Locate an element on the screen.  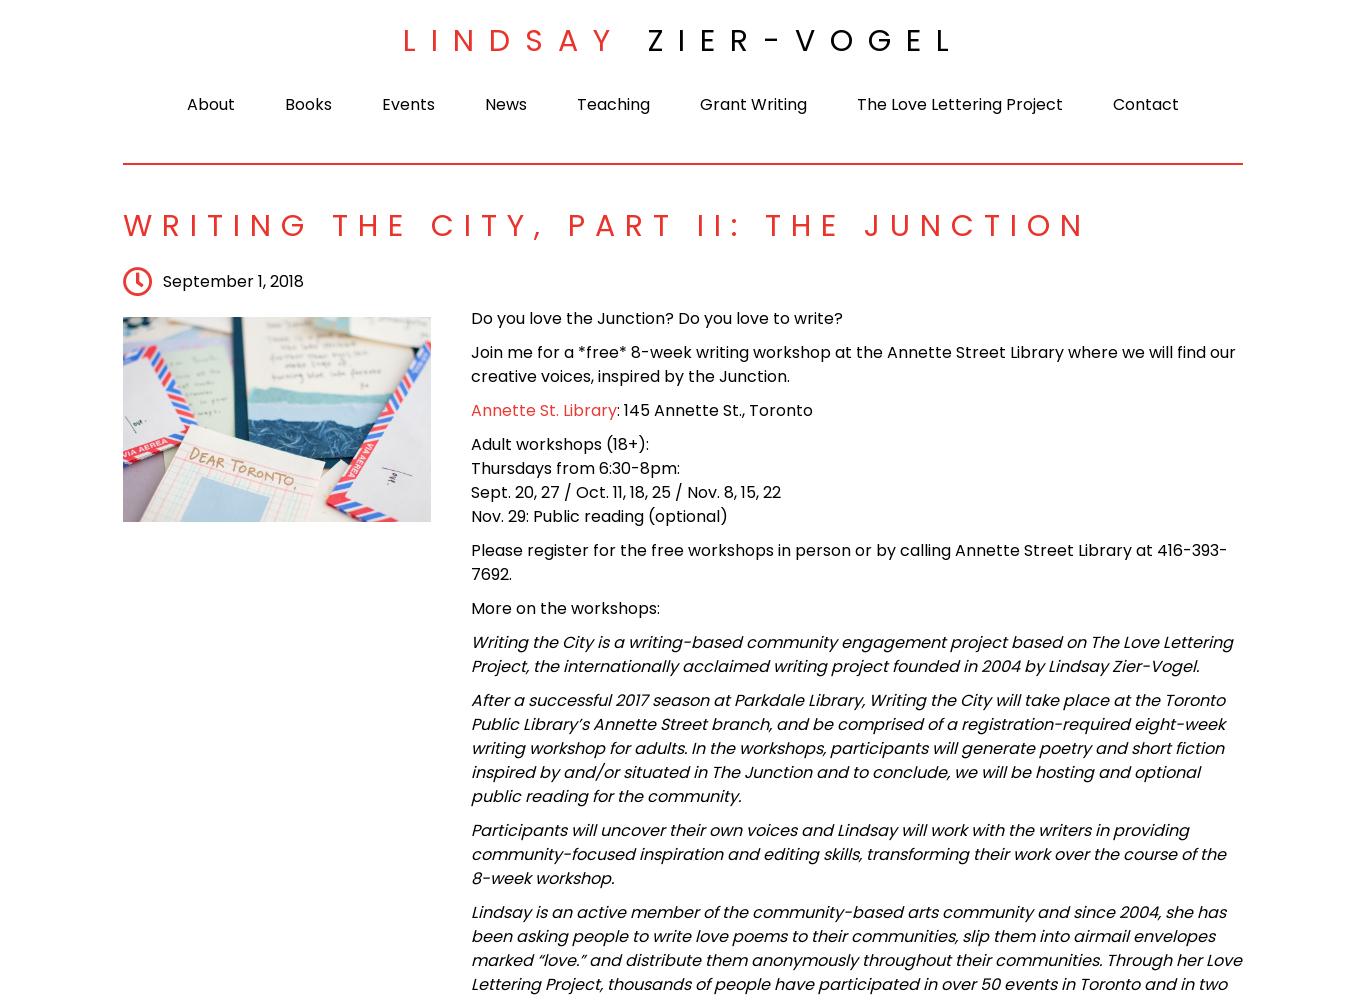
'ZIER-VOGEL' is located at coordinates (645, 41).